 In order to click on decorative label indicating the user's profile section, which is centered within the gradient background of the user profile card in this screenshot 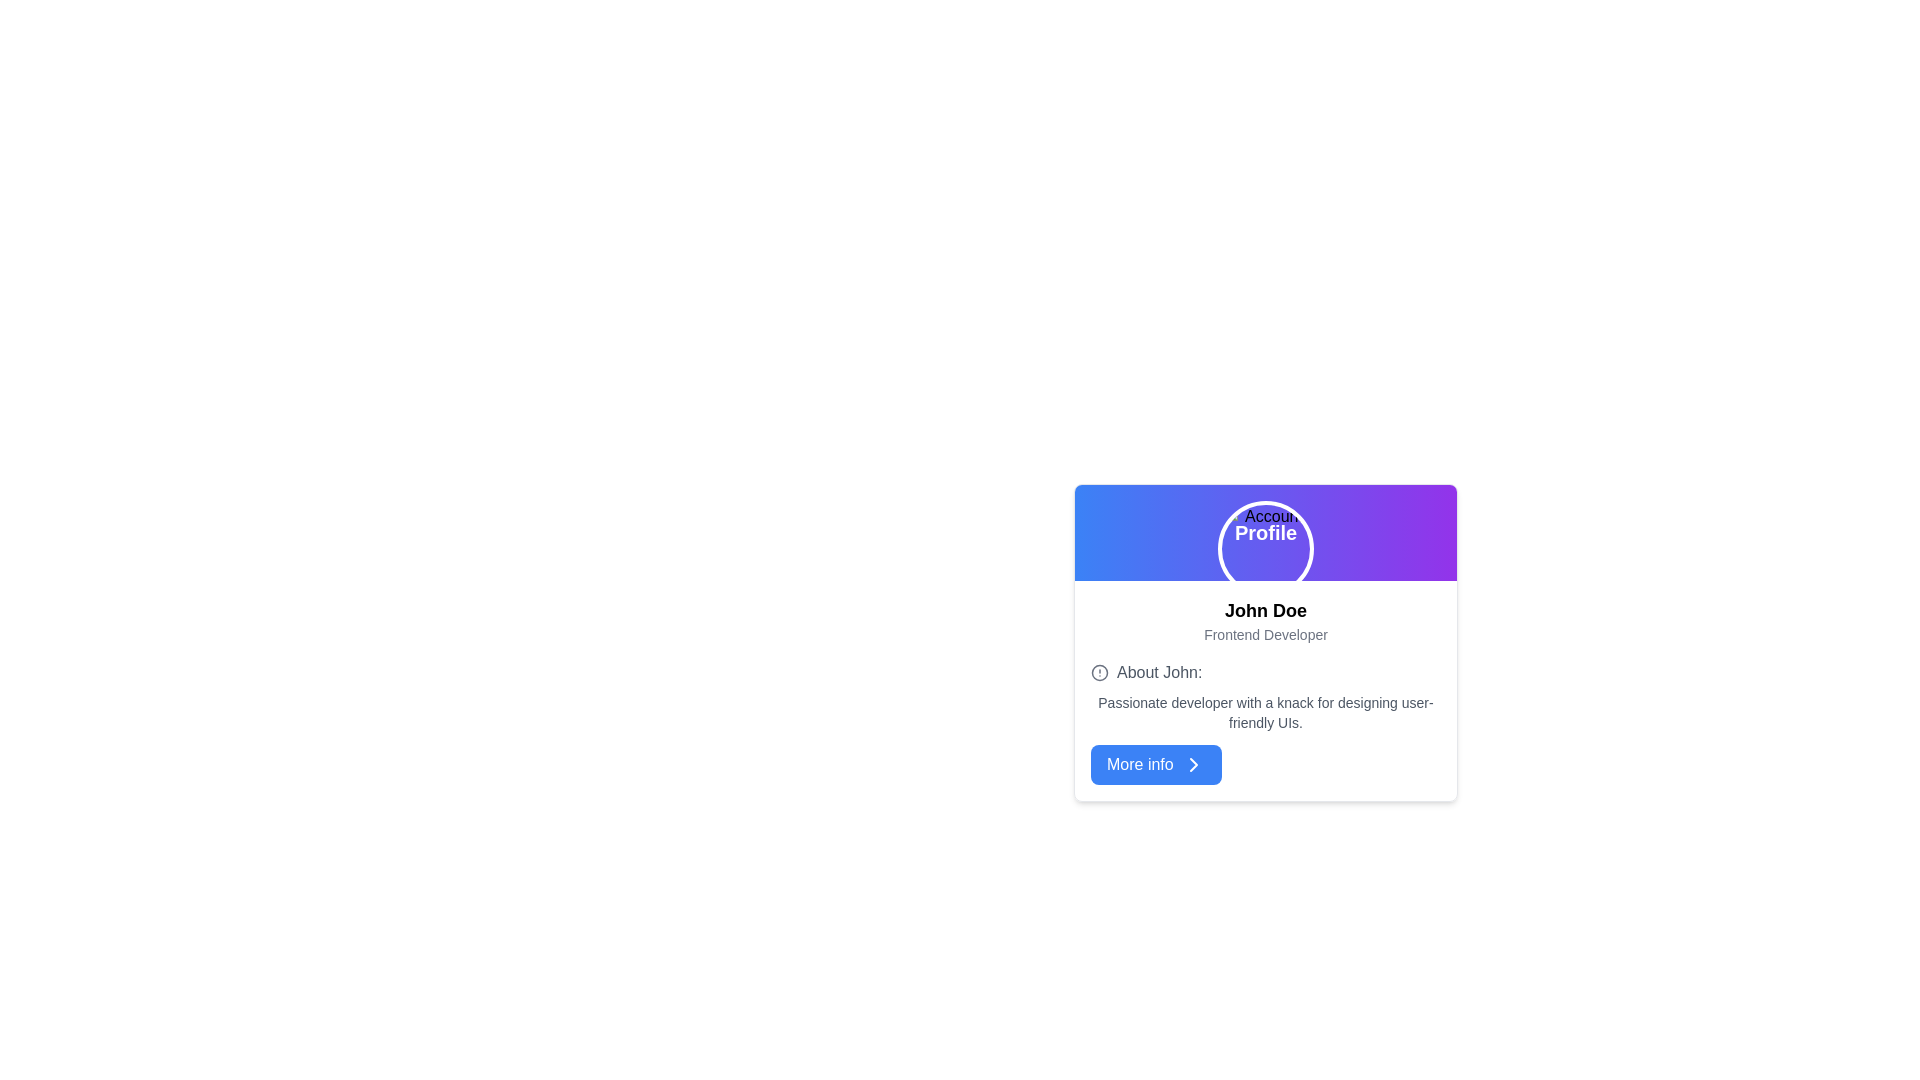, I will do `click(1265, 531)`.